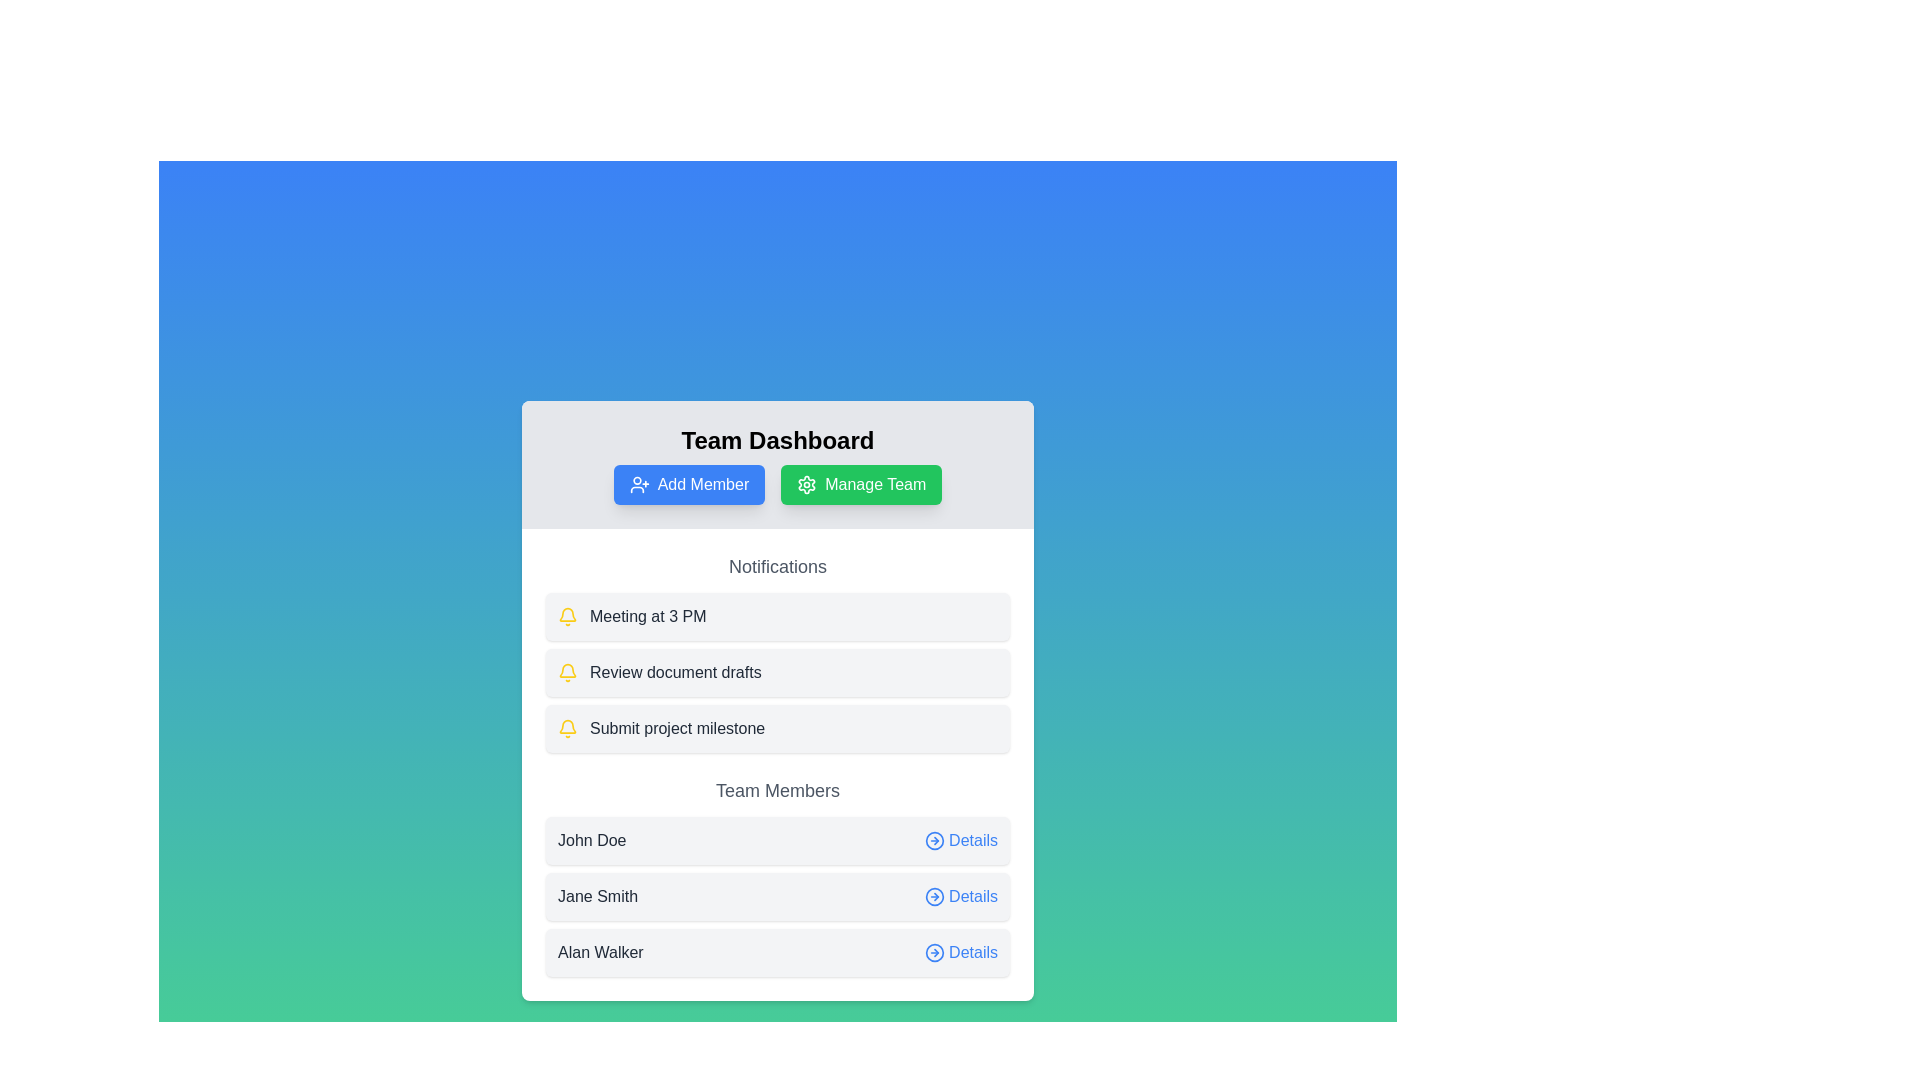 The height and width of the screenshot is (1080, 1920). I want to click on the second notification item, so click(776, 672).